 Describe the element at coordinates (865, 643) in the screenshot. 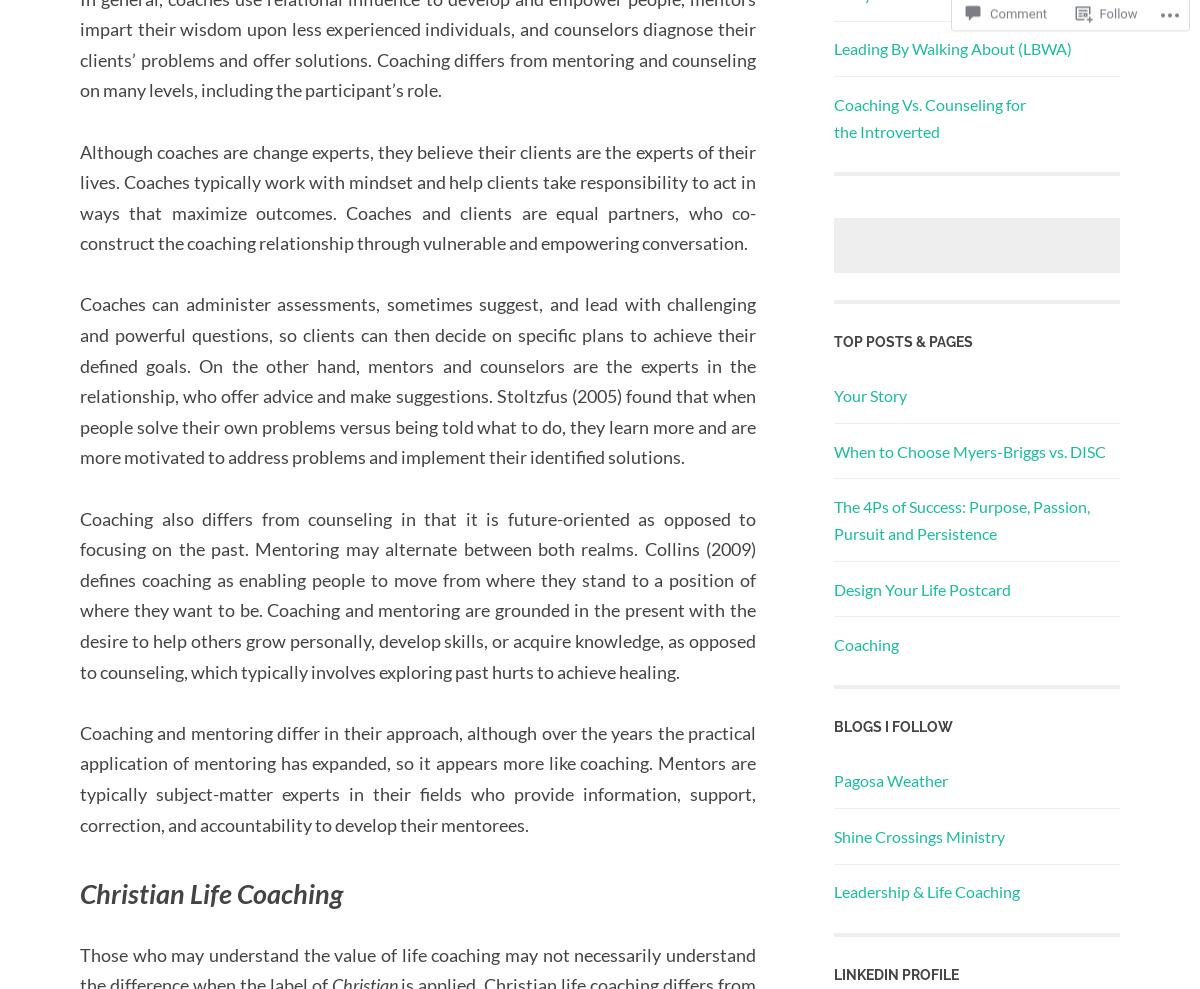

I see `'Coaching'` at that location.